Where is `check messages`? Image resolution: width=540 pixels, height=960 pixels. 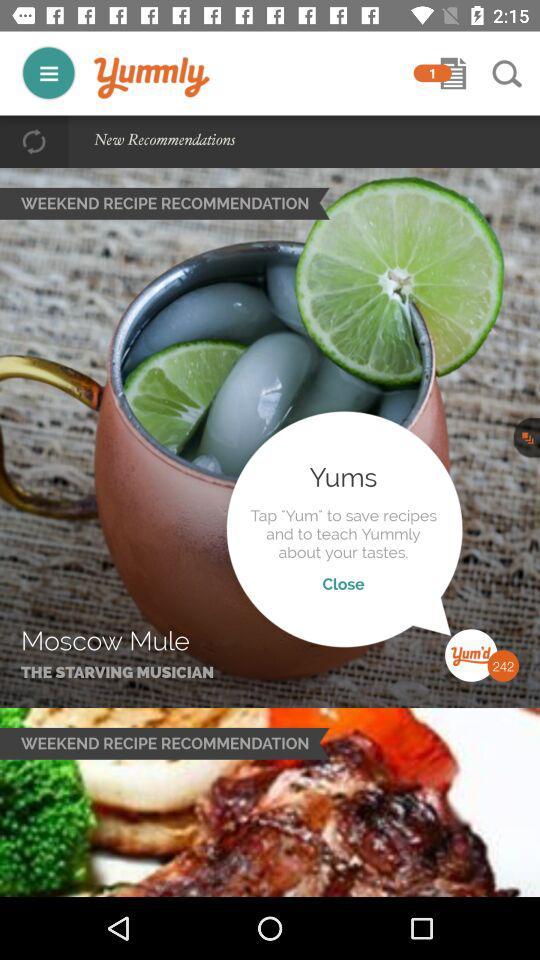
check messages is located at coordinates (453, 73).